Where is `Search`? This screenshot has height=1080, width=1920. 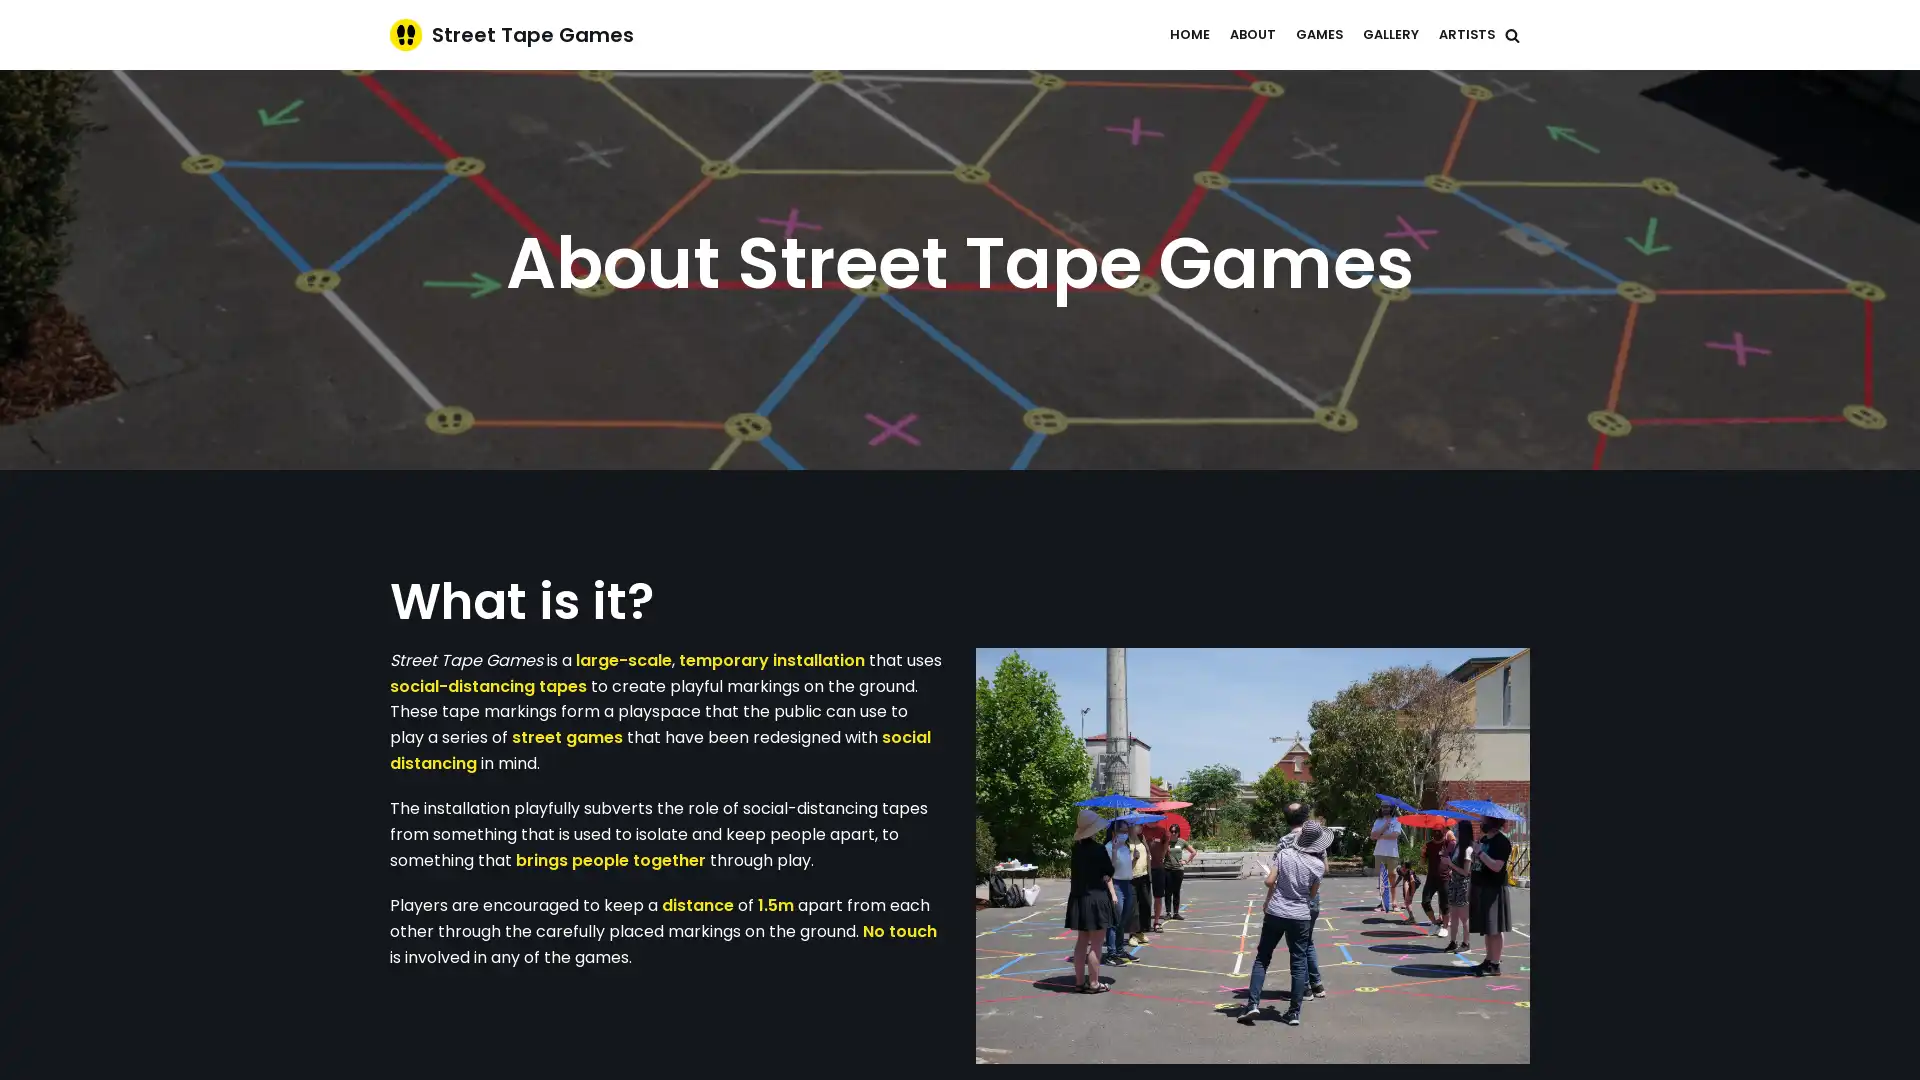
Search is located at coordinates (1512, 35).